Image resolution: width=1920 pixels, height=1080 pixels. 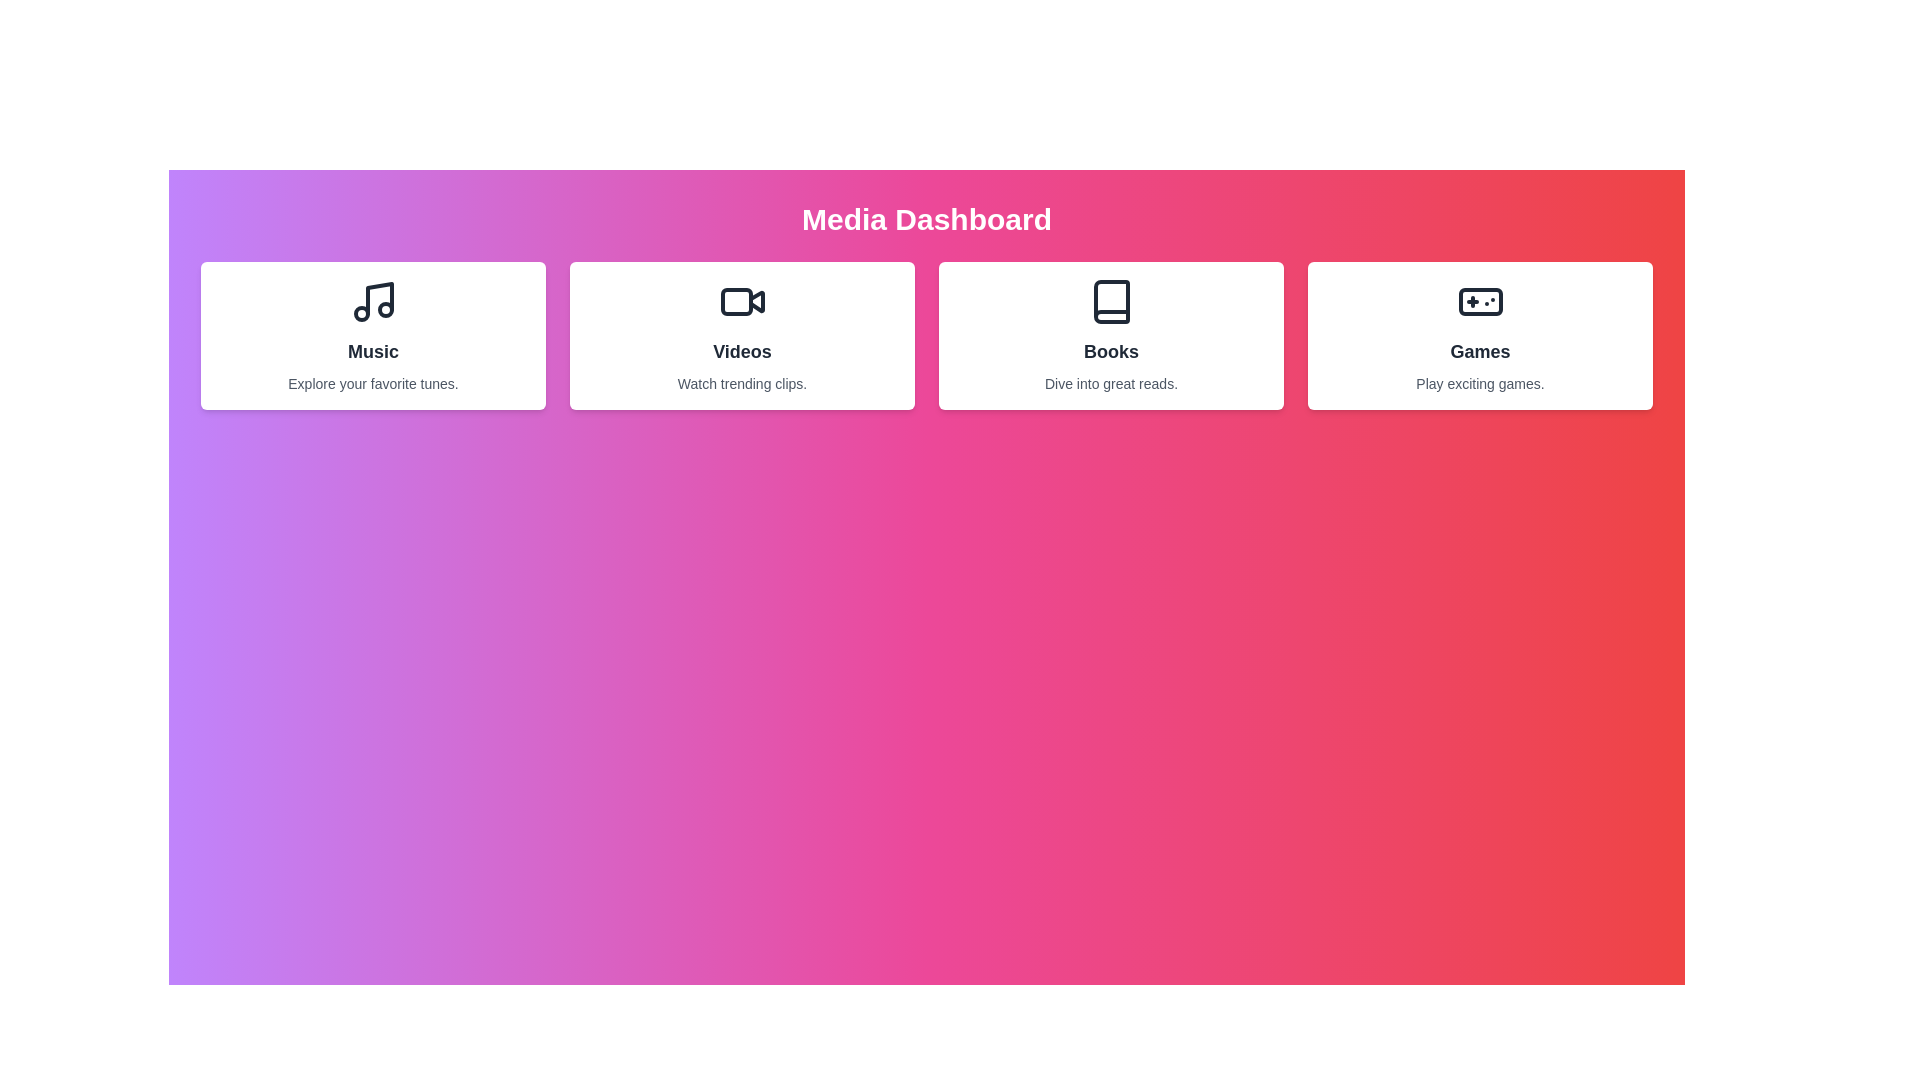 What do you see at coordinates (1480, 301) in the screenshot?
I see `the controller icon located at the top center of the 'Games' card, which features a plus-shaped button on the left and smaller circular buttons on the right` at bounding box center [1480, 301].